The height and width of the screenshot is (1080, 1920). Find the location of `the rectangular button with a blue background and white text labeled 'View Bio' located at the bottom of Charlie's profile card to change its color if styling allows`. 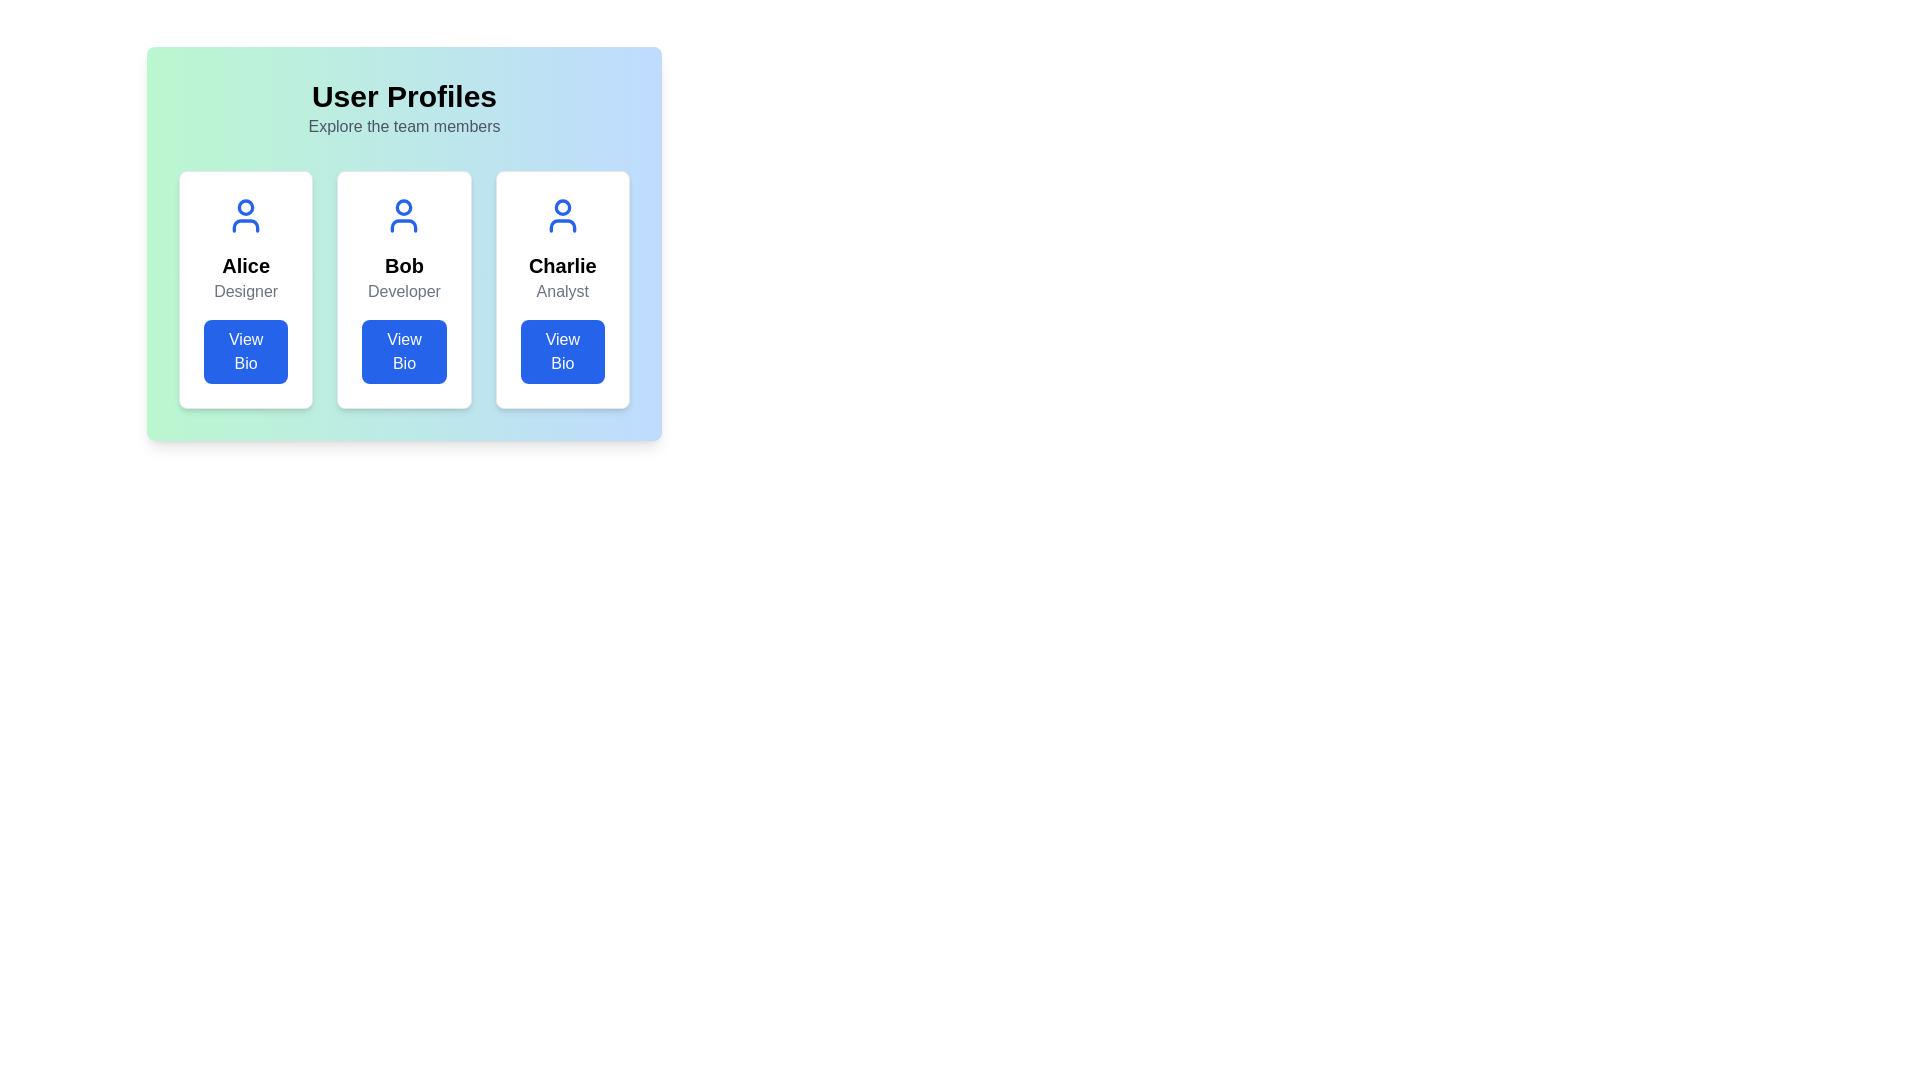

the rectangular button with a blue background and white text labeled 'View Bio' located at the bottom of Charlie's profile card to change its color if styling allows is located at coordinates (561, 350).